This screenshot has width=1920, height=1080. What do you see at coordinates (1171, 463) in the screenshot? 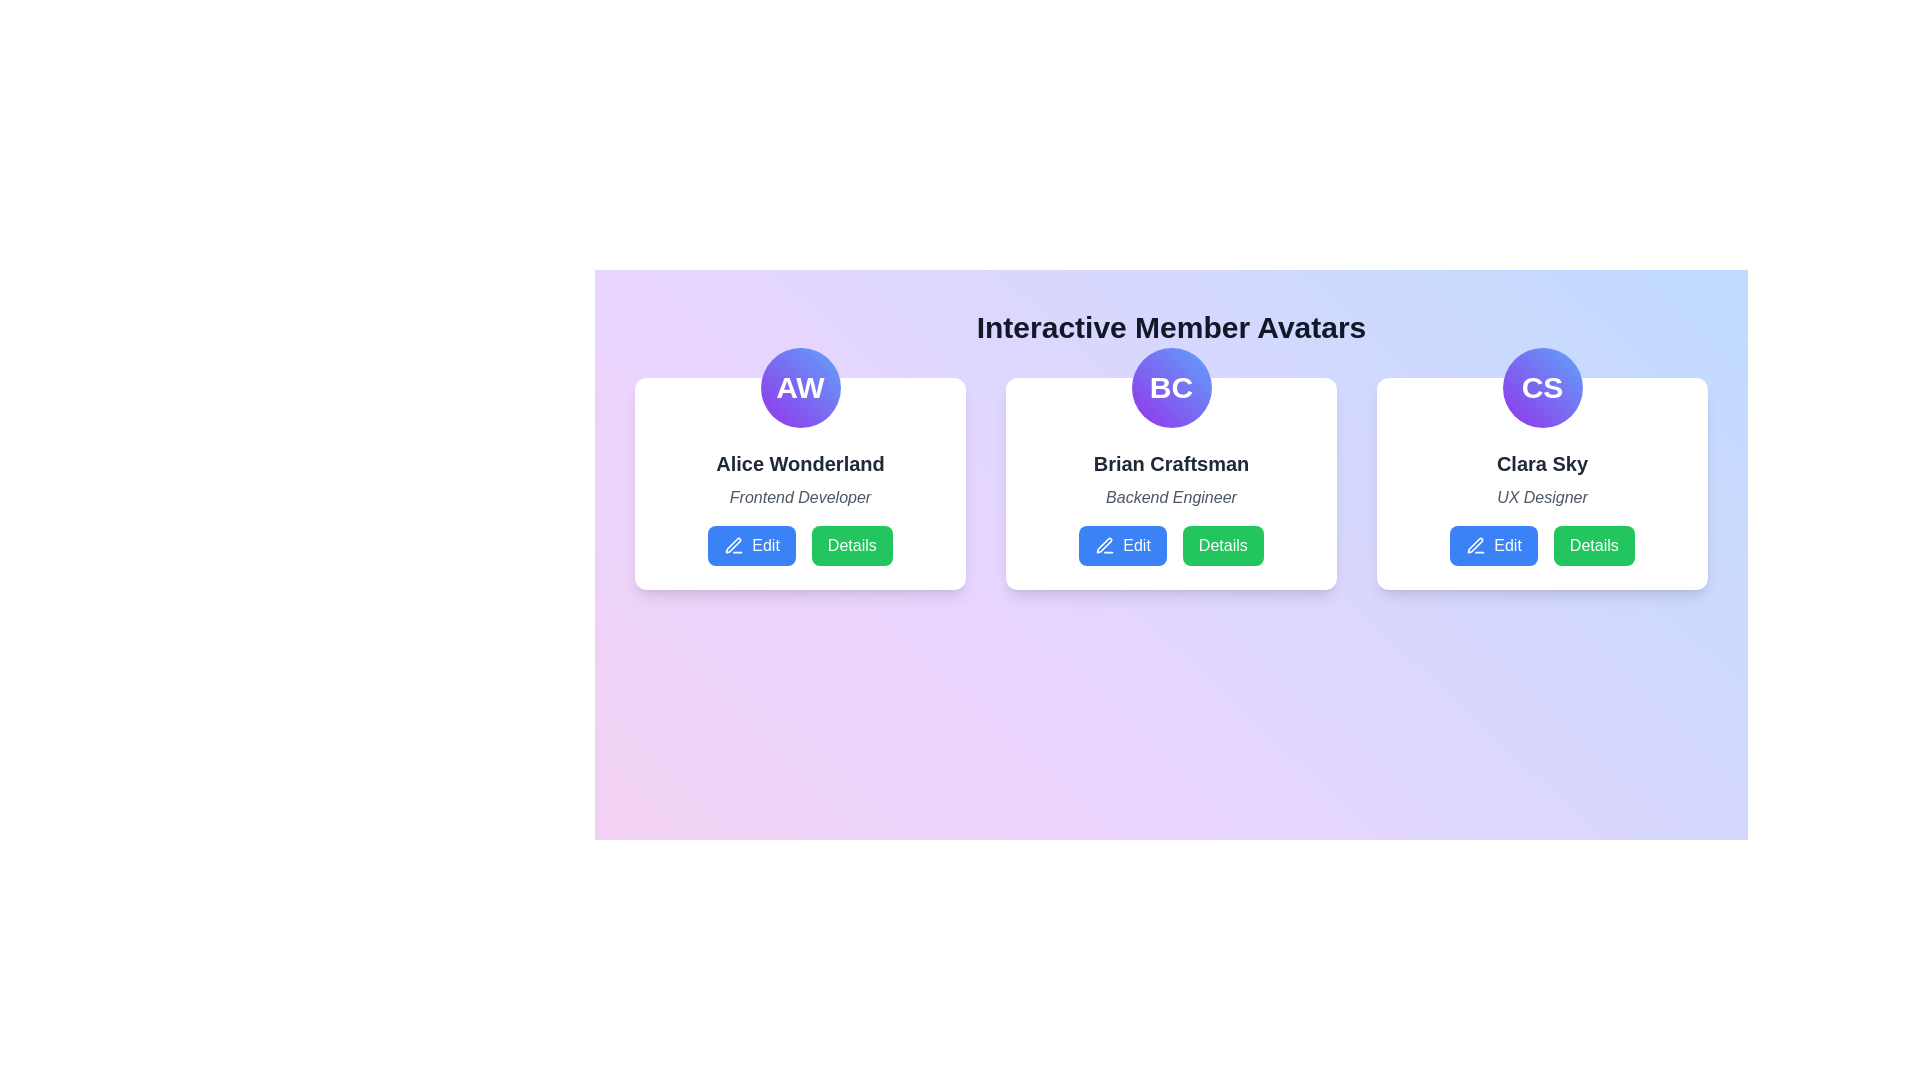
I see `the Text Label displaying the name of the individual associated with the card, which is located in the middle card of a group of three, beneath the circle avatar labeled 'BC' and above the secondary text 'Backend Engineer'` at bounding box center [1171, 463].